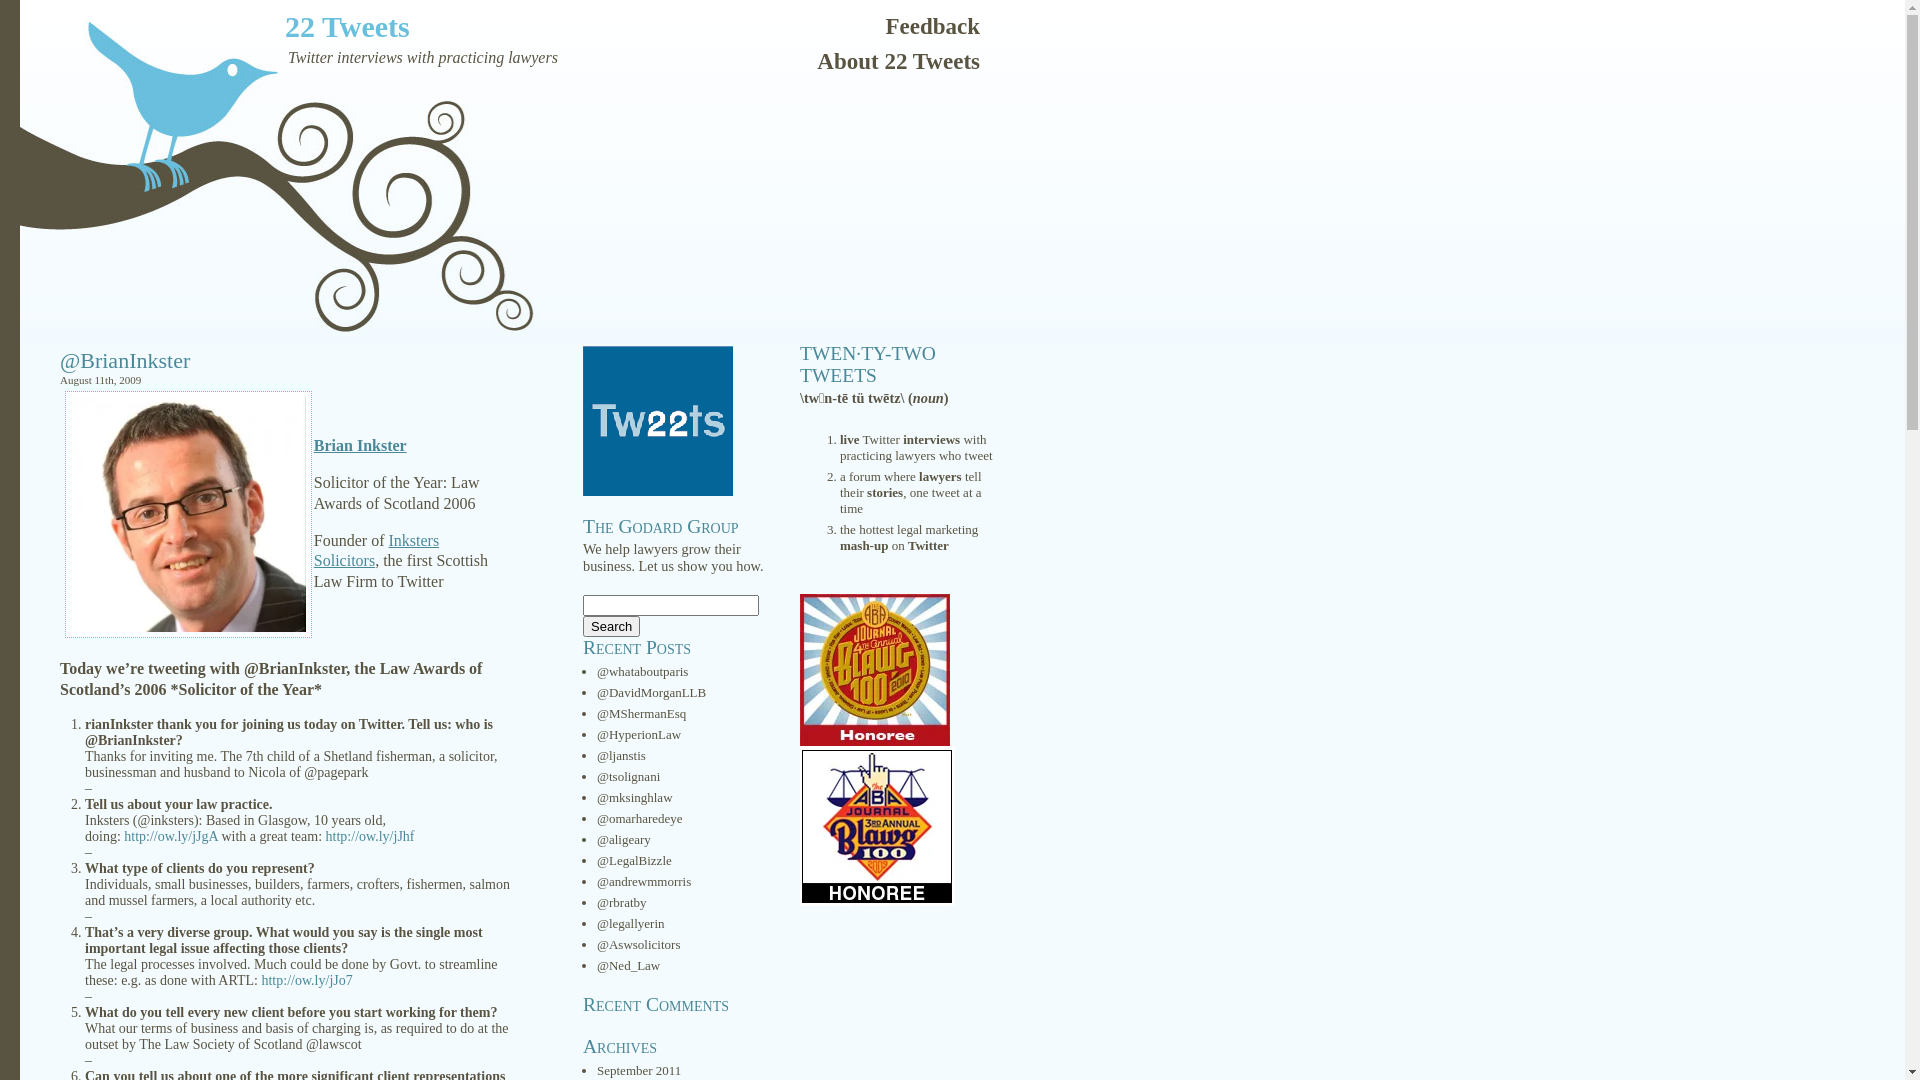 This screenshot has height=1080, width=1920. What do you see at coordinates (897, 54) in the screenshot?
I see `'About 22 Tweets'` at bounding box center [897, 54].